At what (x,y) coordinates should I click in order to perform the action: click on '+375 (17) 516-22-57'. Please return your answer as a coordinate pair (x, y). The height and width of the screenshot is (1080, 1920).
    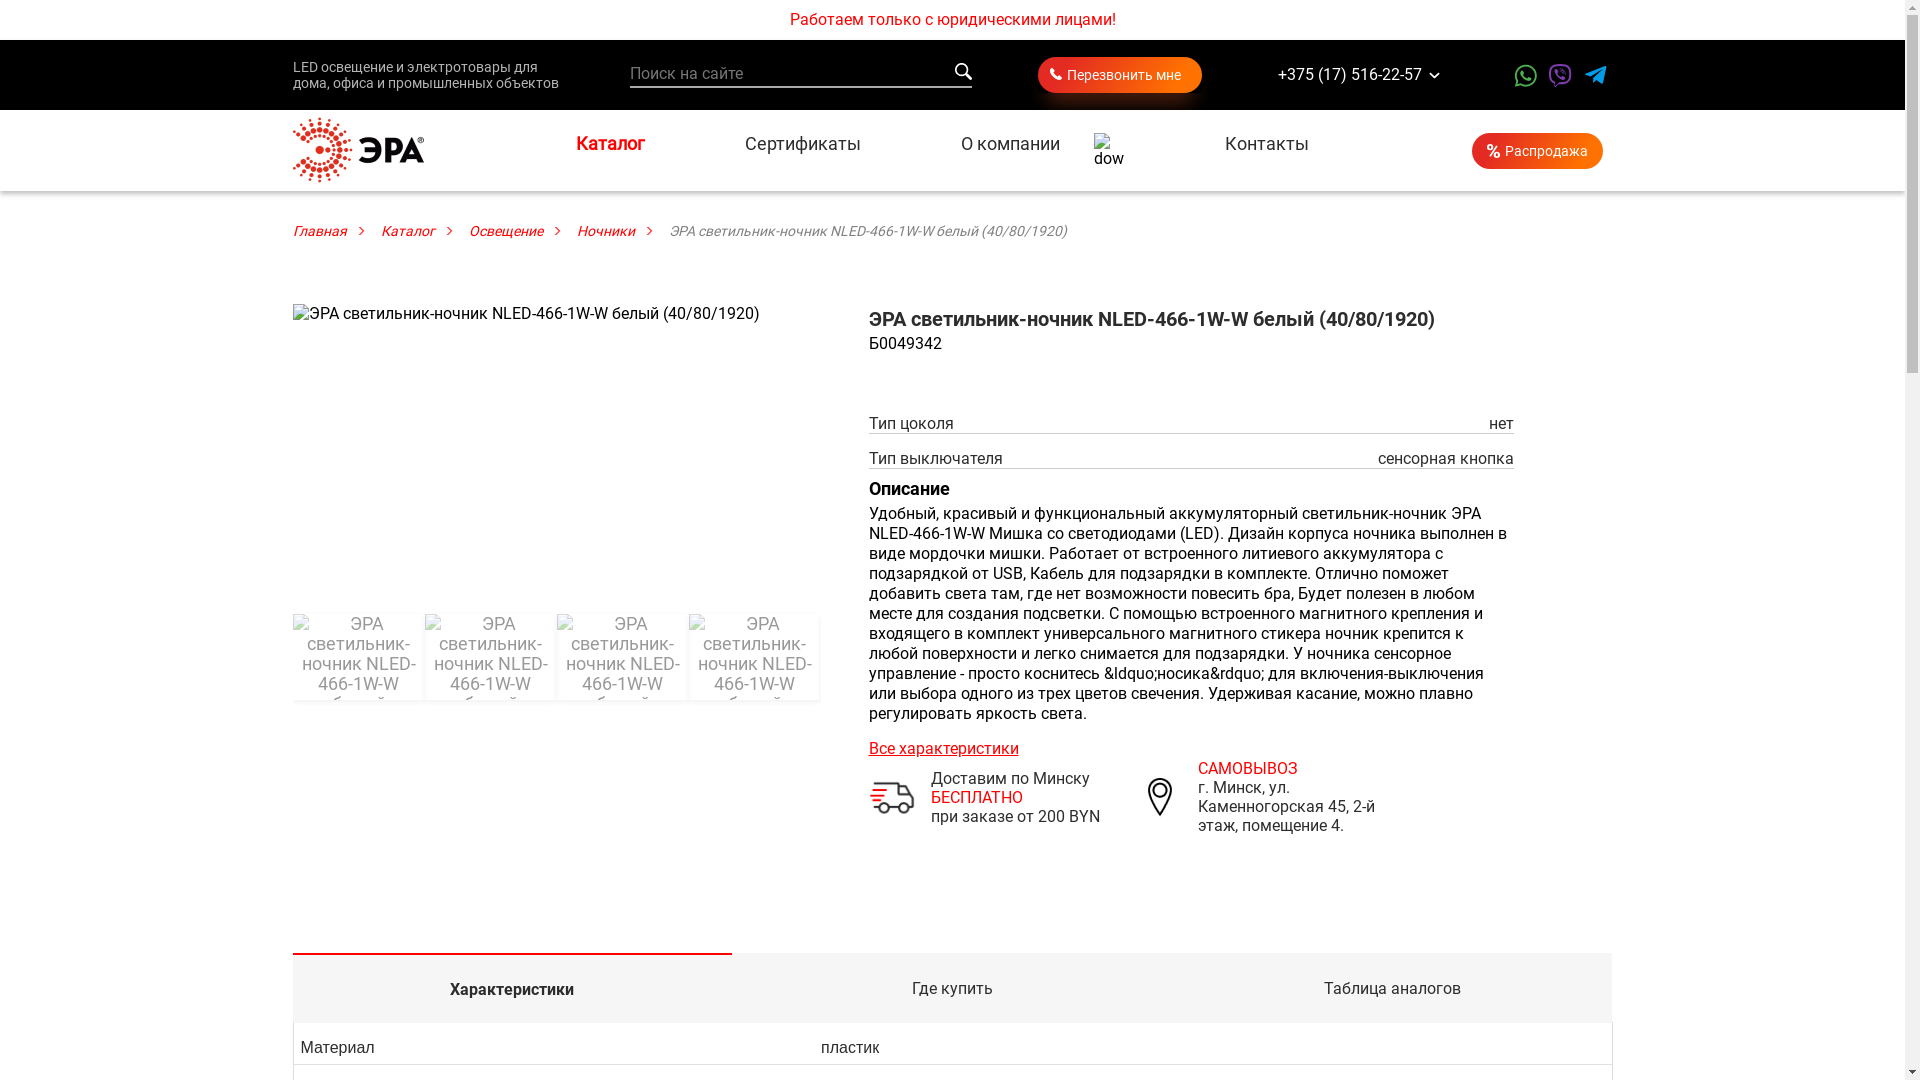
    Looking at the image, I should click on (1344, 74).